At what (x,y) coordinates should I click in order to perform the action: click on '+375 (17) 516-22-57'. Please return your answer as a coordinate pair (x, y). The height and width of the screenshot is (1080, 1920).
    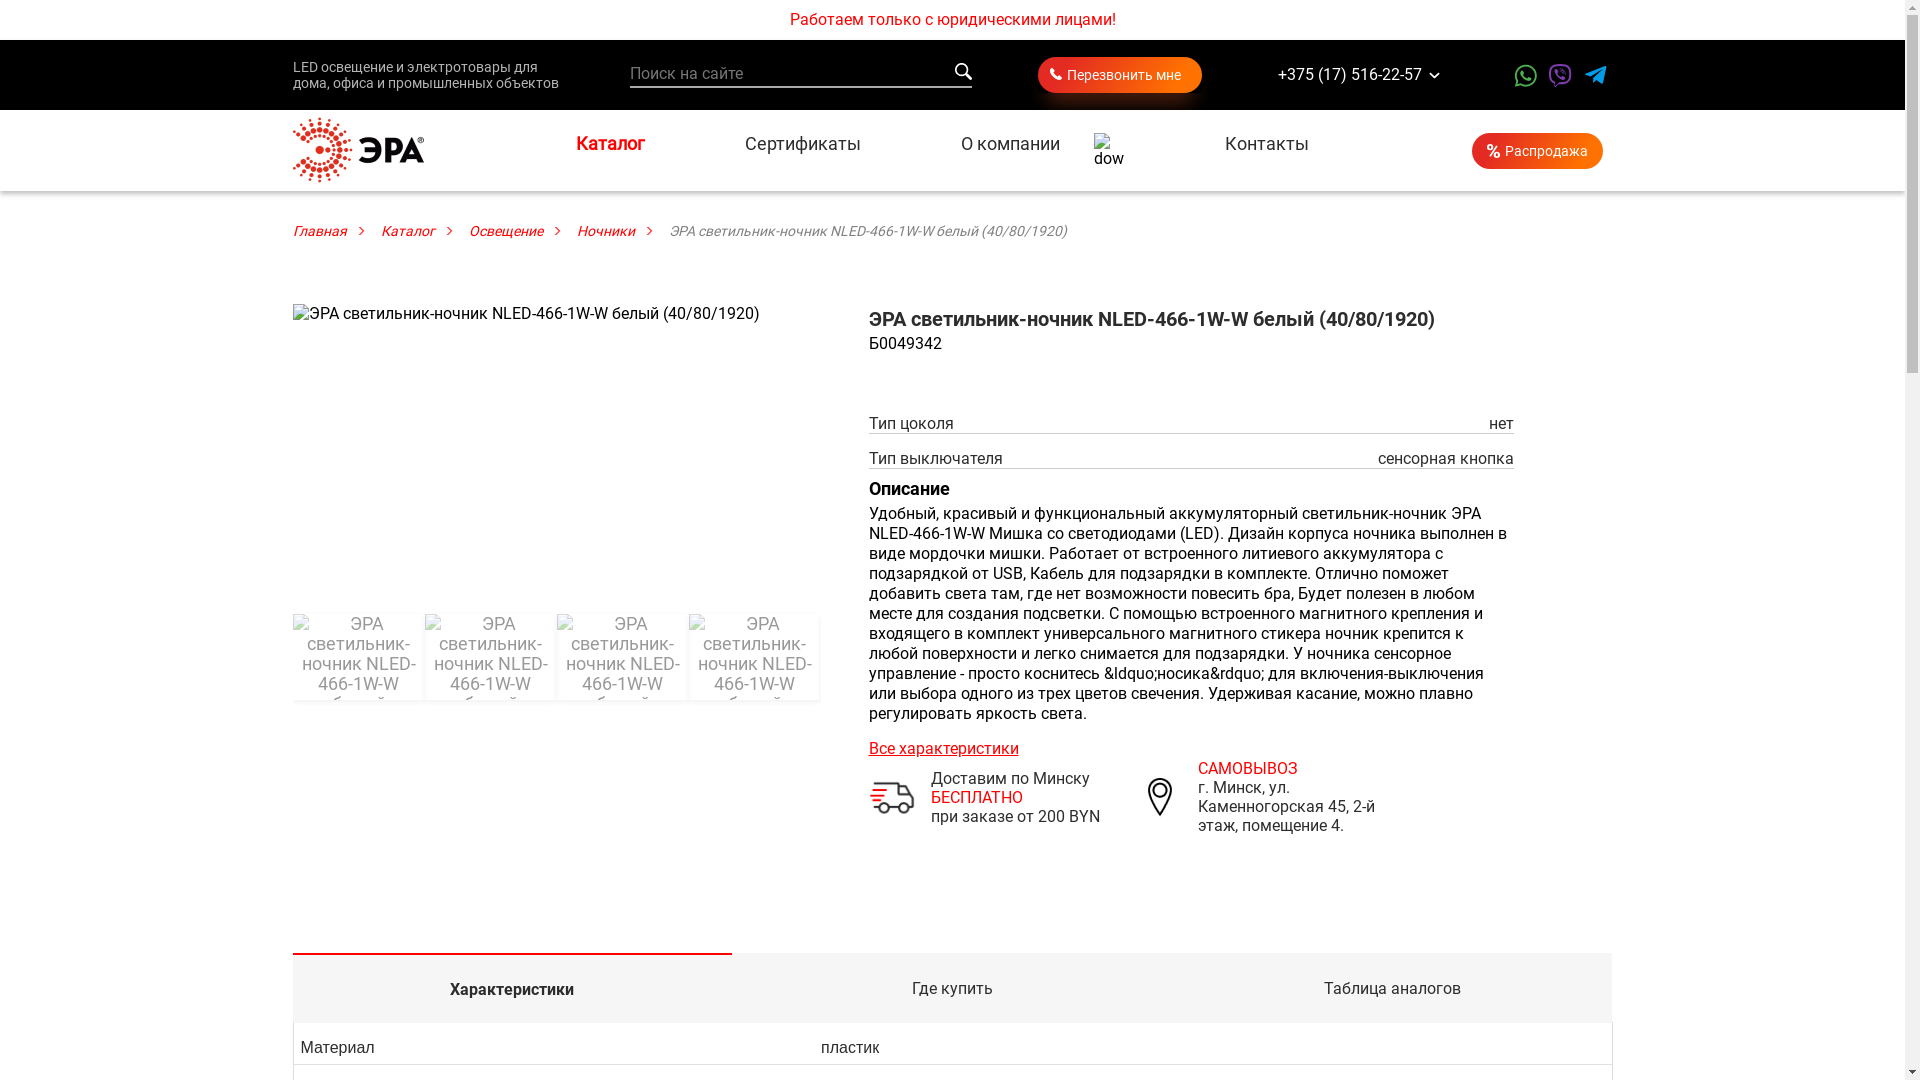
    Looking at the image, I should click on (1344, 74).